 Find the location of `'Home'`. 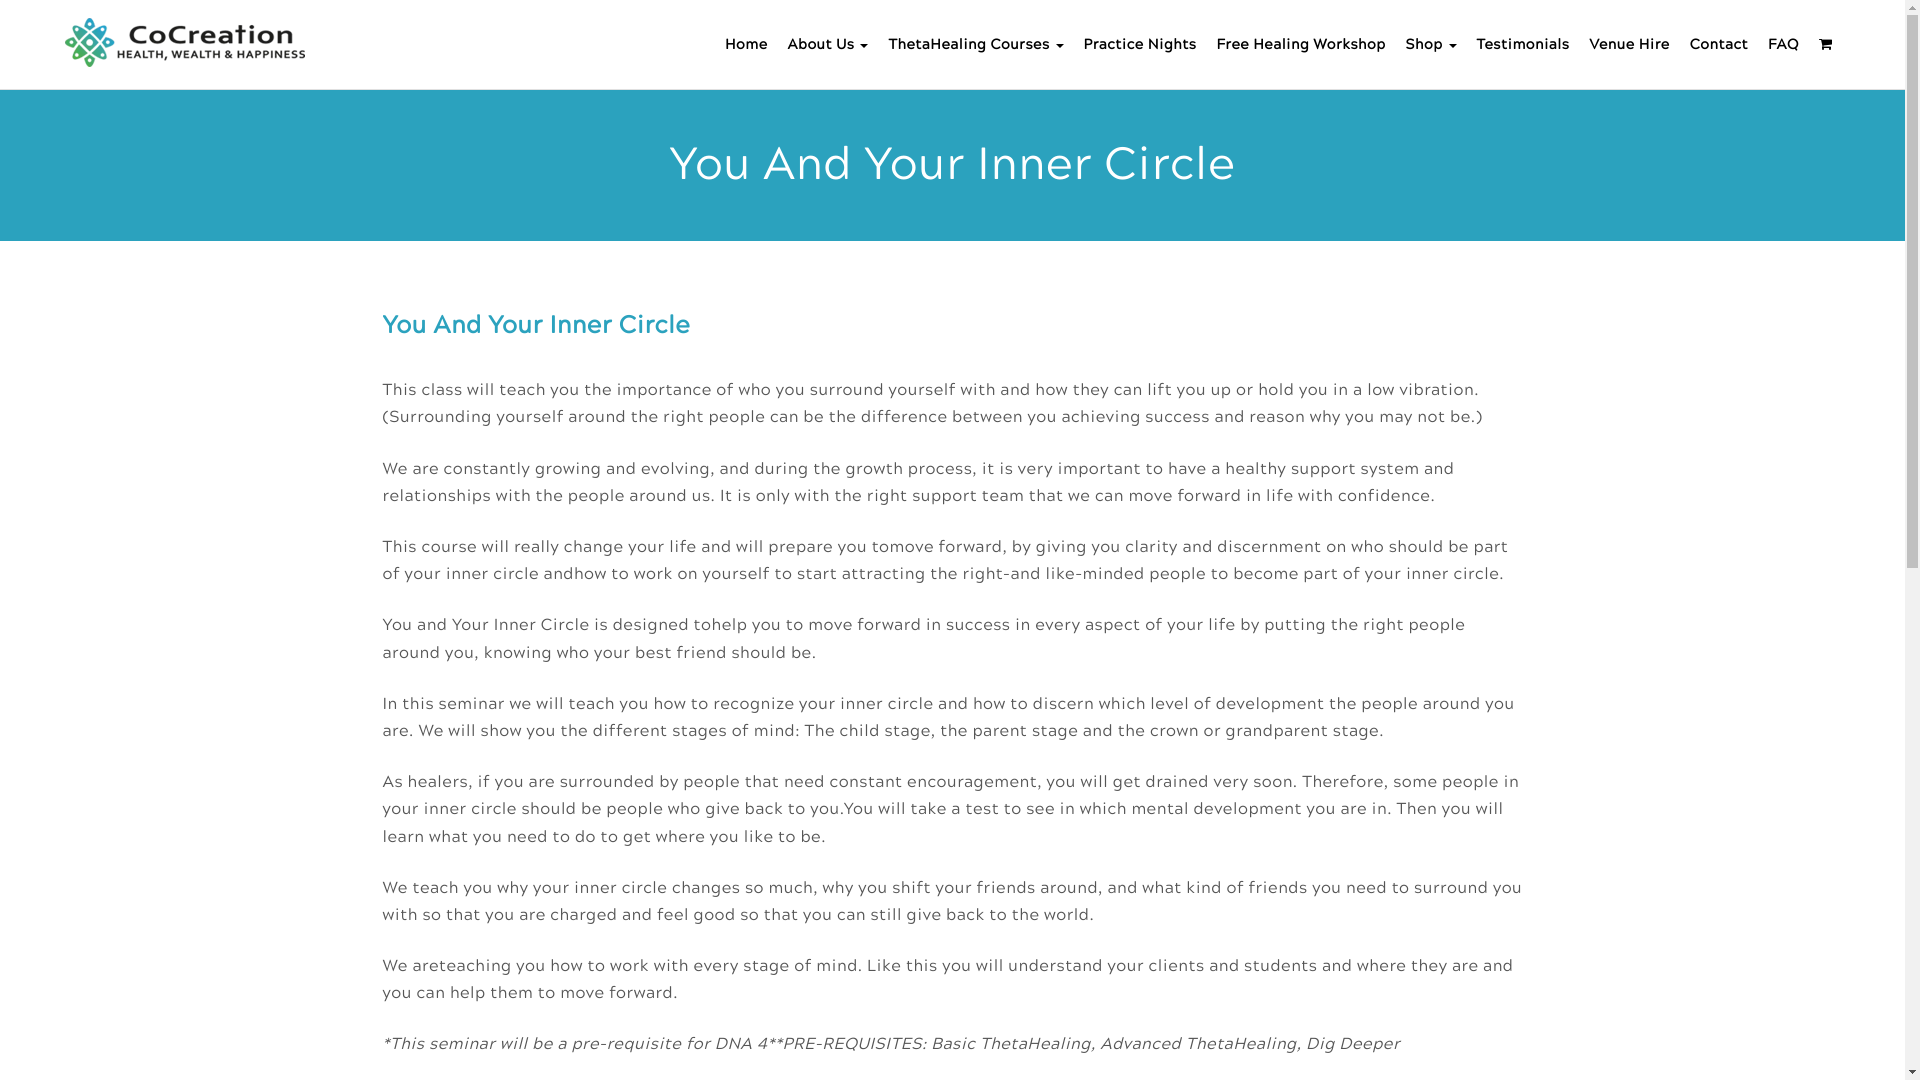

'Home' is located at coordinates (723, 42).